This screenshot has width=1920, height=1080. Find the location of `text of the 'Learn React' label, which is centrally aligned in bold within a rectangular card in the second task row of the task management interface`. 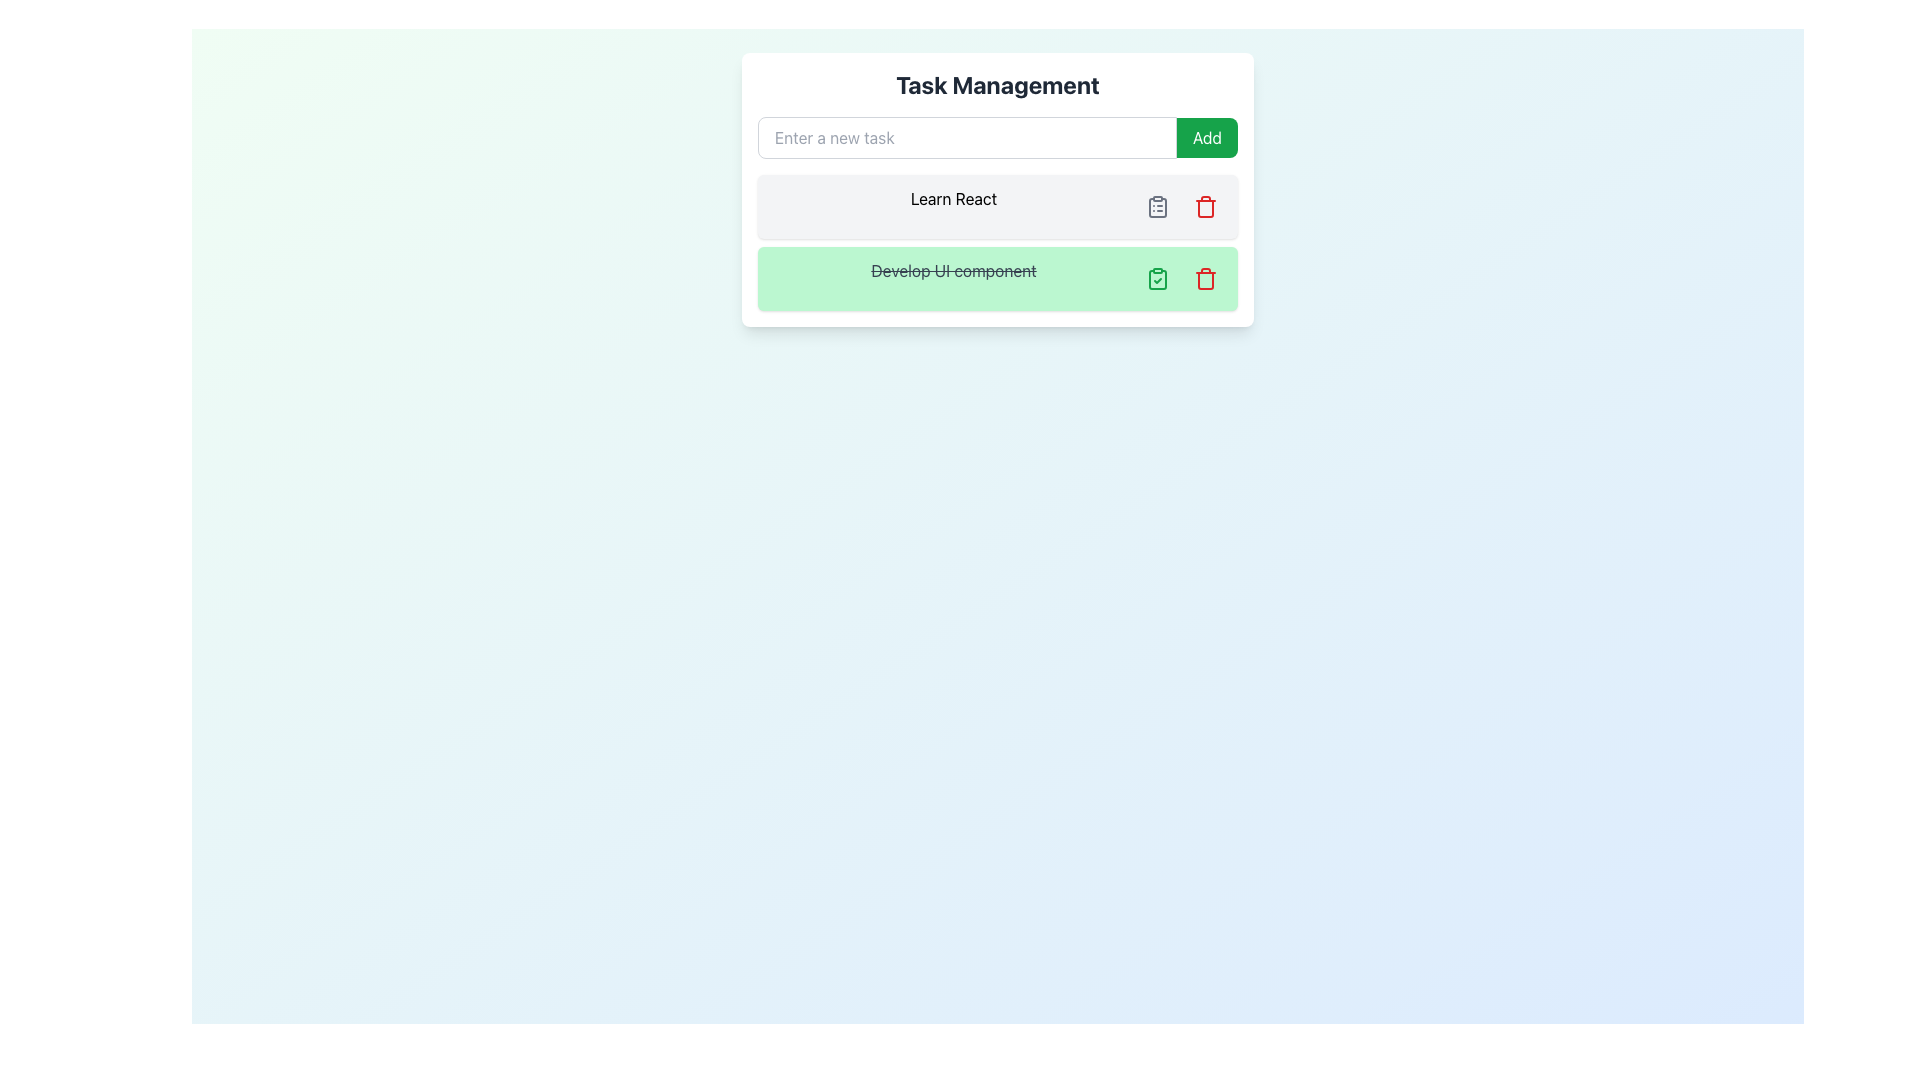

text of the 'Learn React' label, which is centrally aligned in bold within a rectangular card in the second task row of the task management interface is located at coordinates (953, 207).